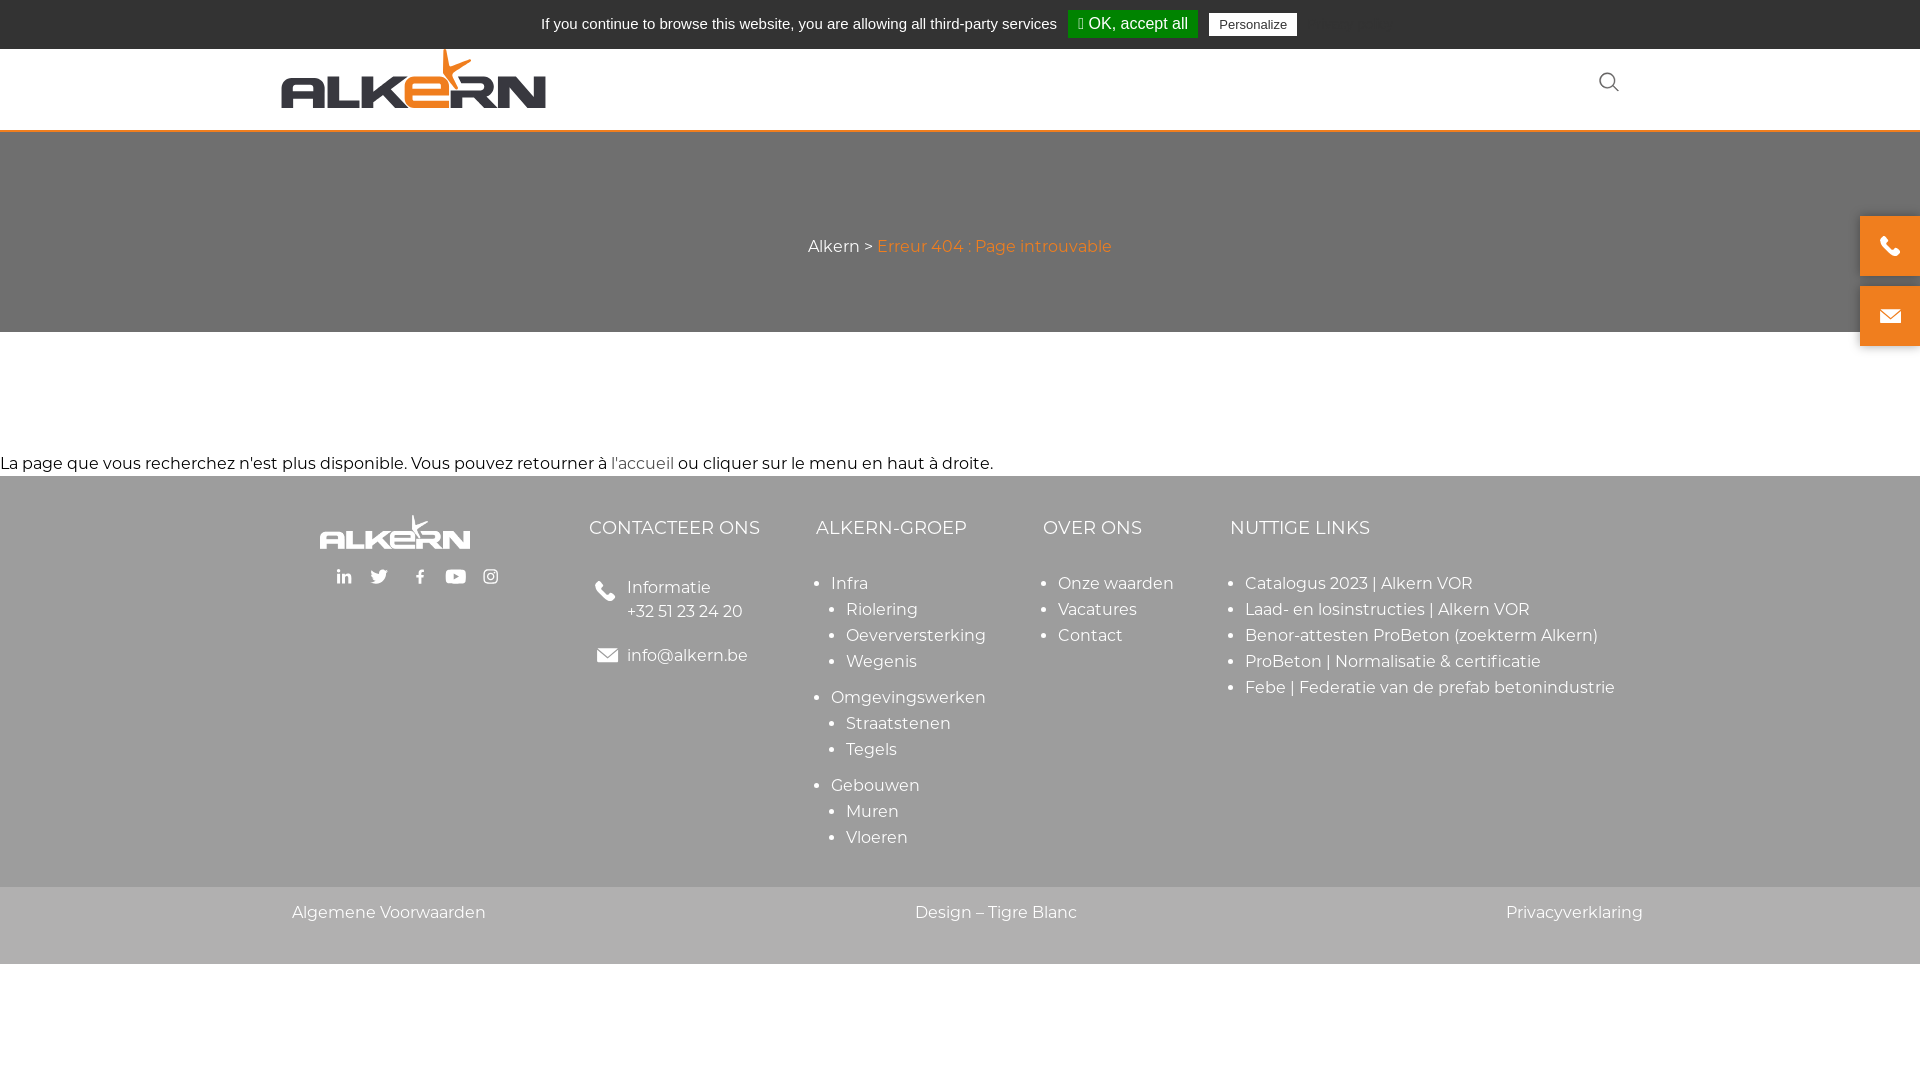 This screenshot has width=1920, height=1080. Describe the element at coordinates (1208, 24) in the screenshot. I see `'Personalize'` at that location.